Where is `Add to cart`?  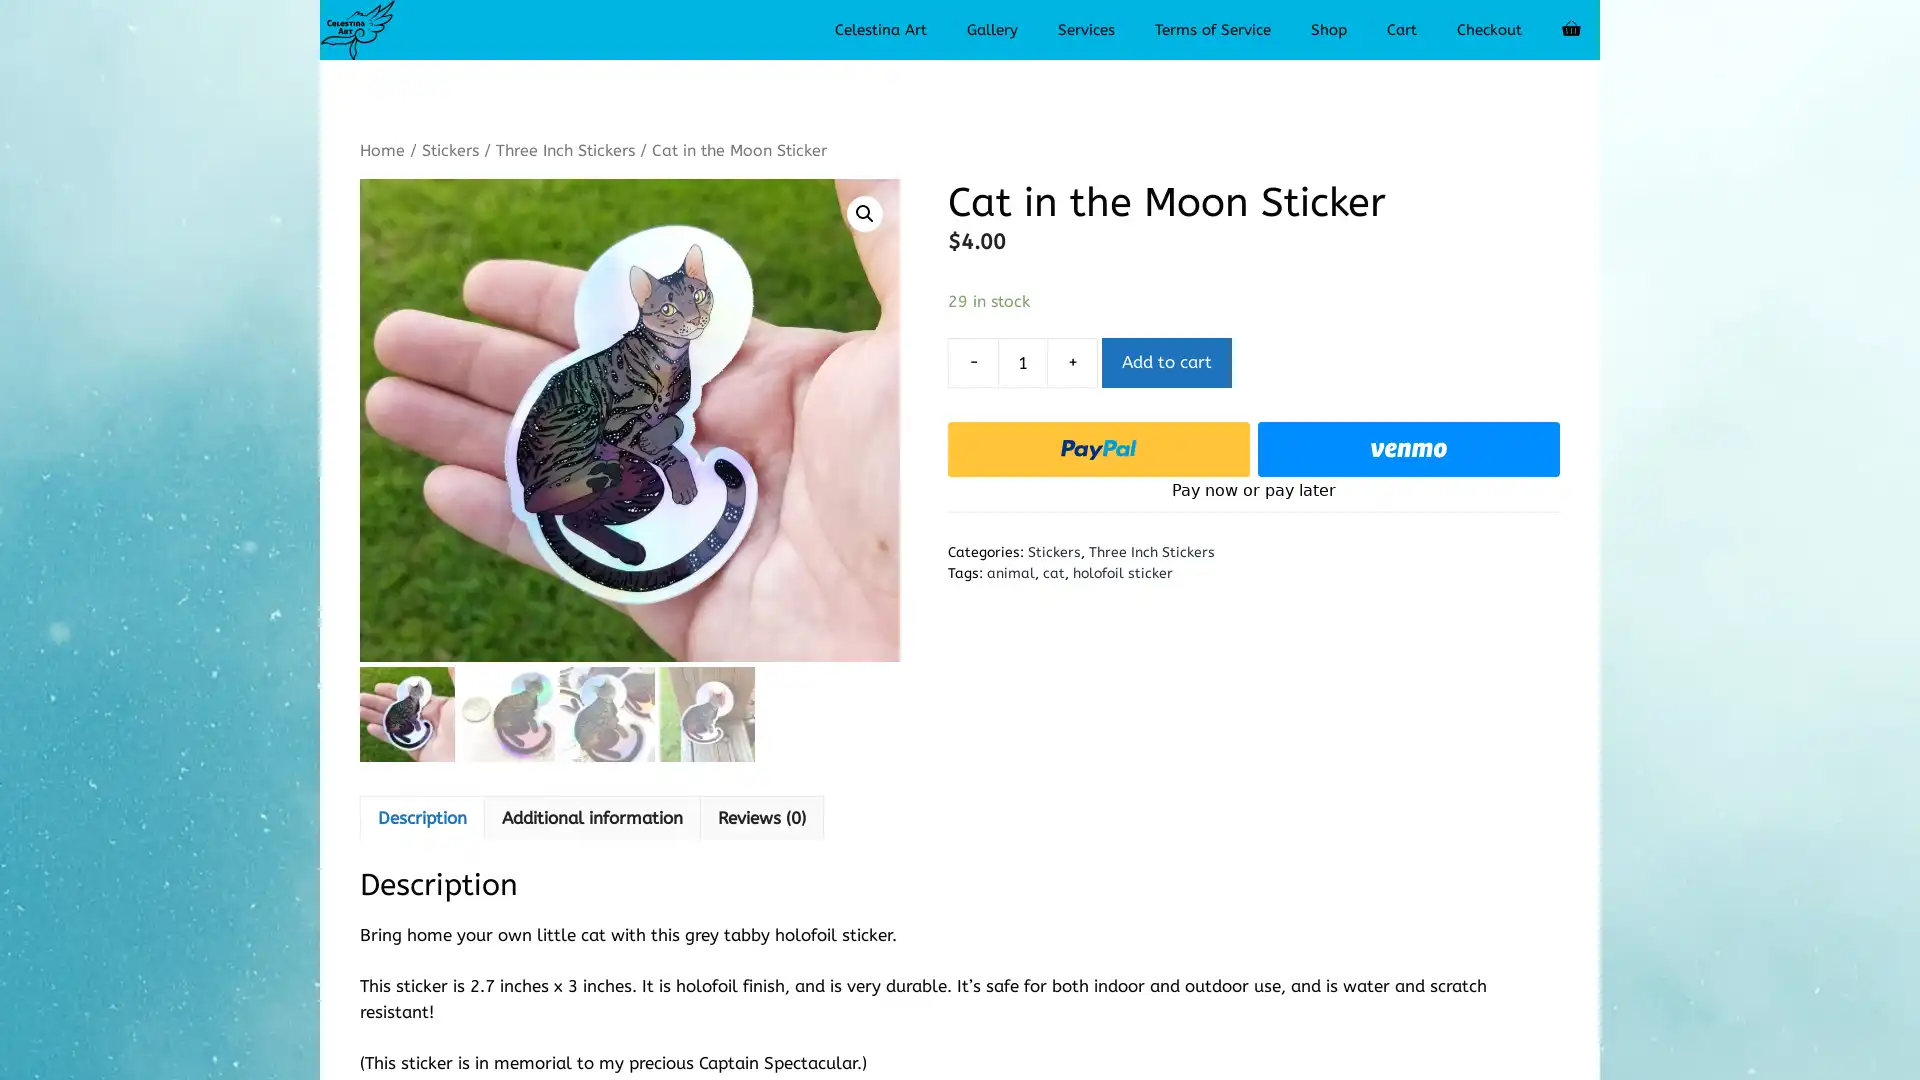
Add to cart is located at coordinates (1166, 362).